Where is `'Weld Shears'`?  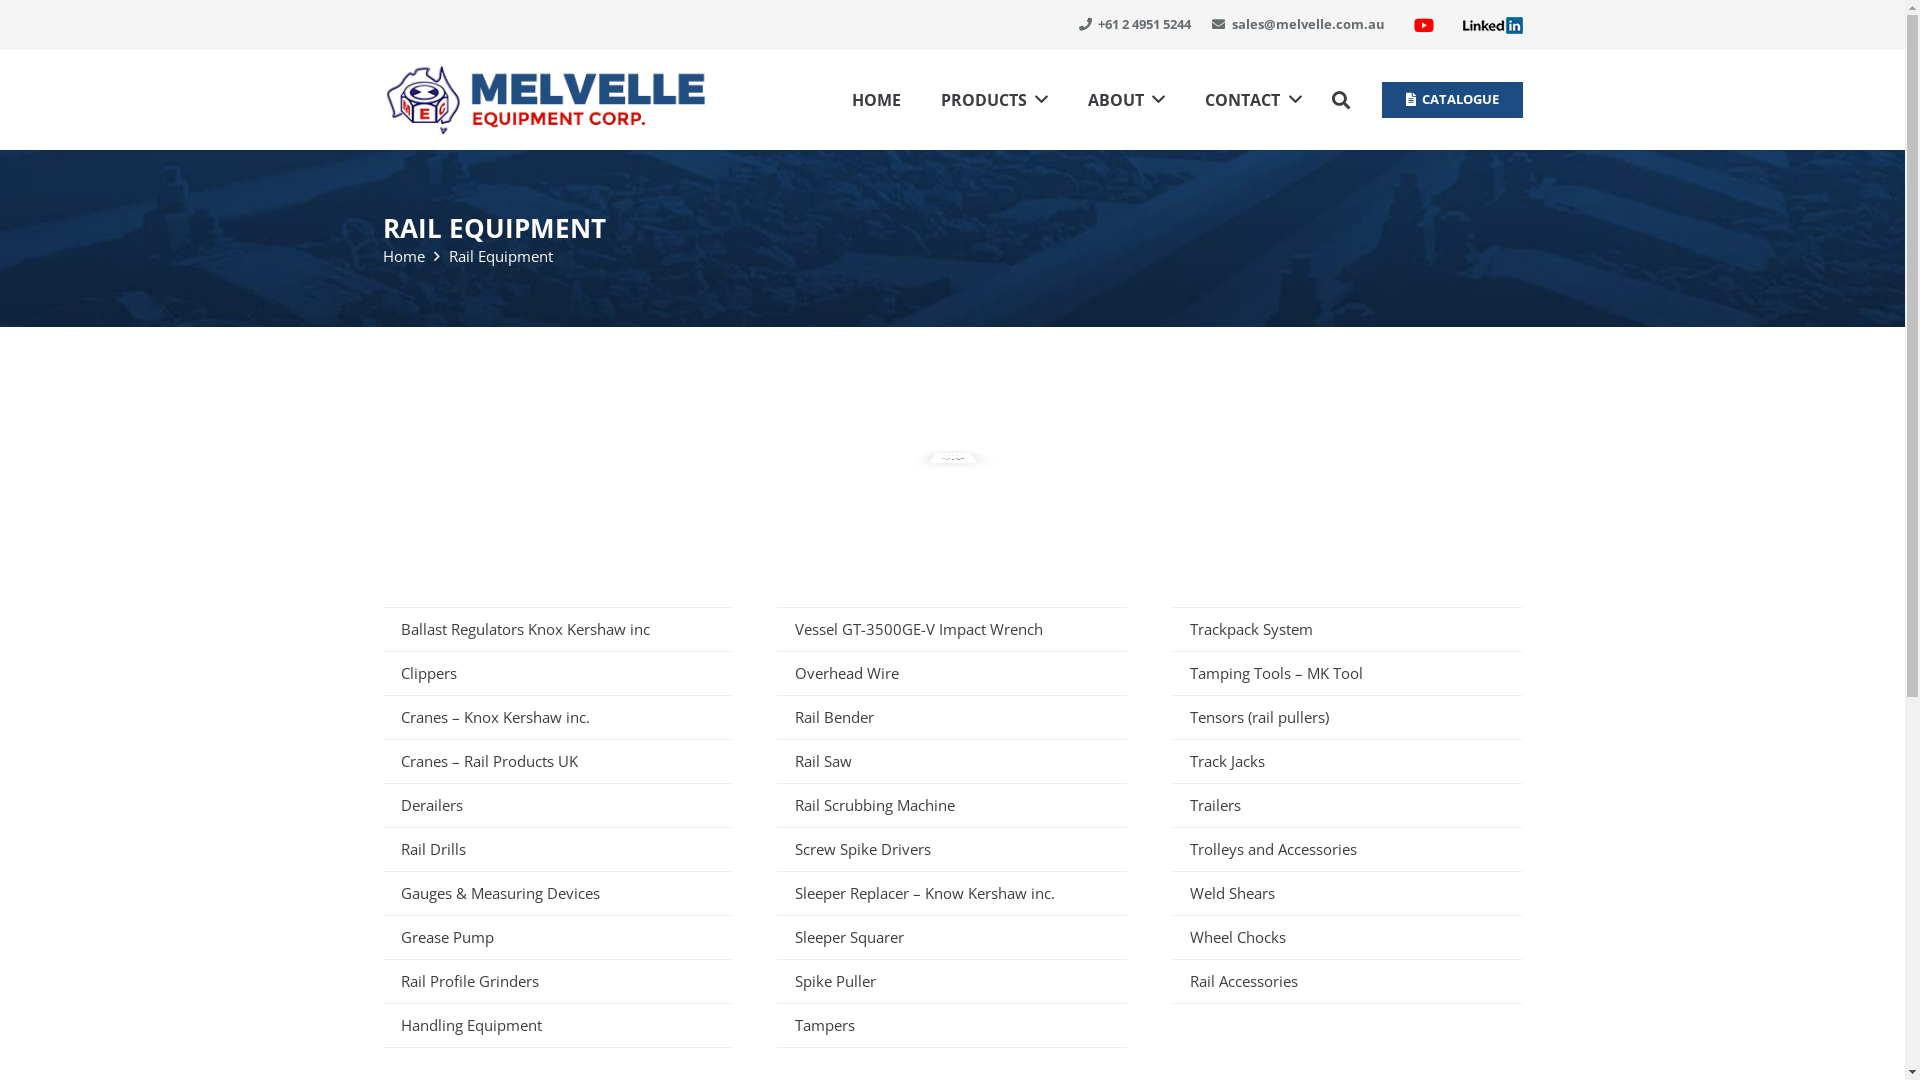 'Weld Shears' is located at coordinates (1347, 892).